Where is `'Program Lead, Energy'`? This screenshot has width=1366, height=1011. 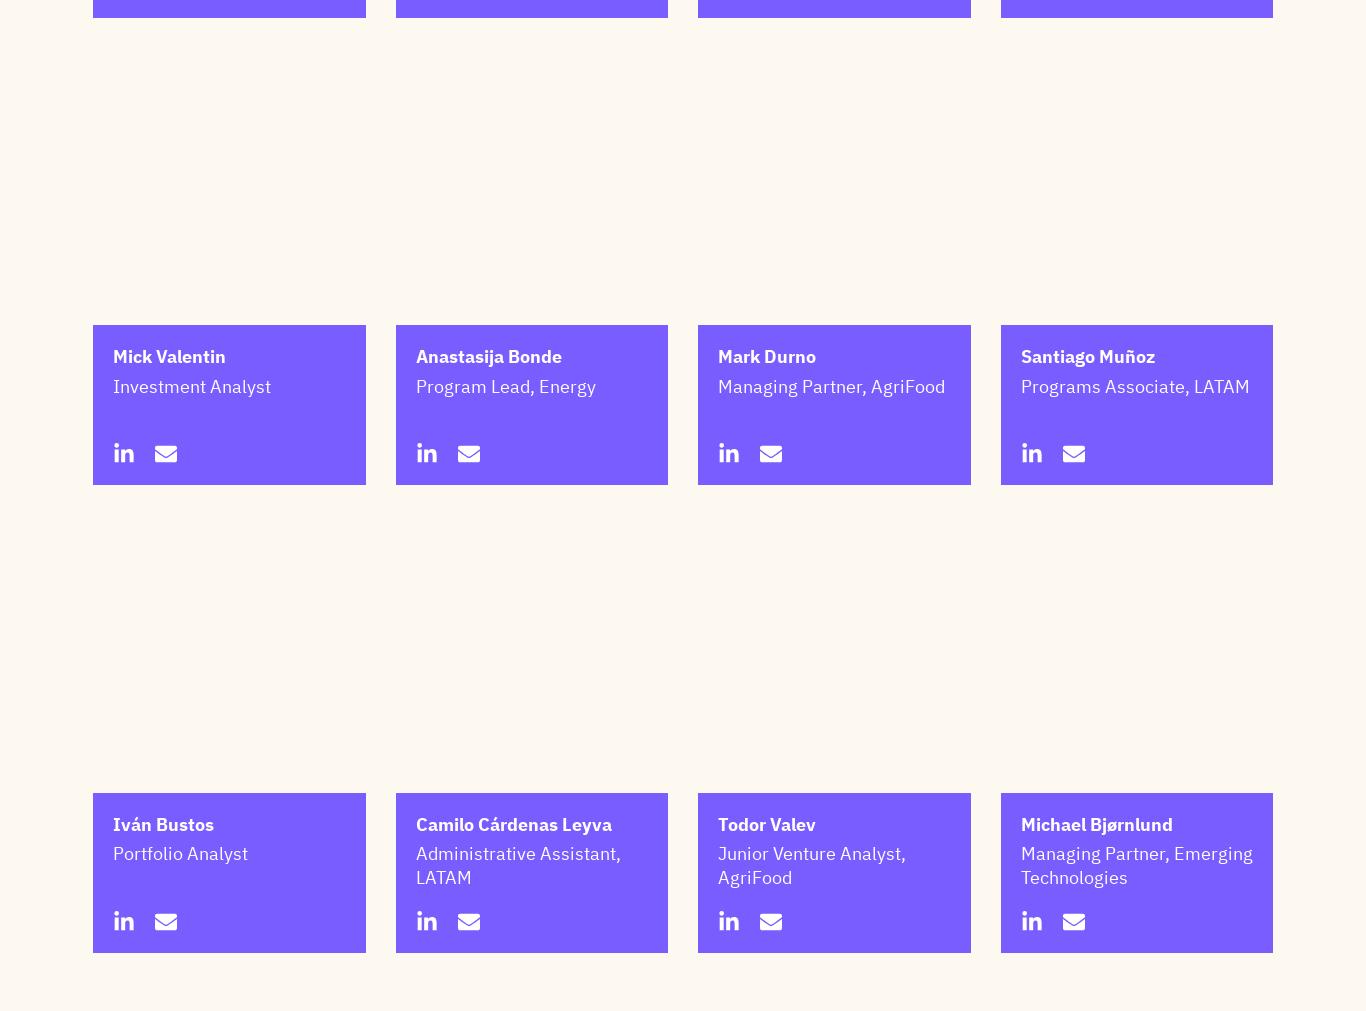 'Program Lead, Energy' is located at coordinates (413, 484).